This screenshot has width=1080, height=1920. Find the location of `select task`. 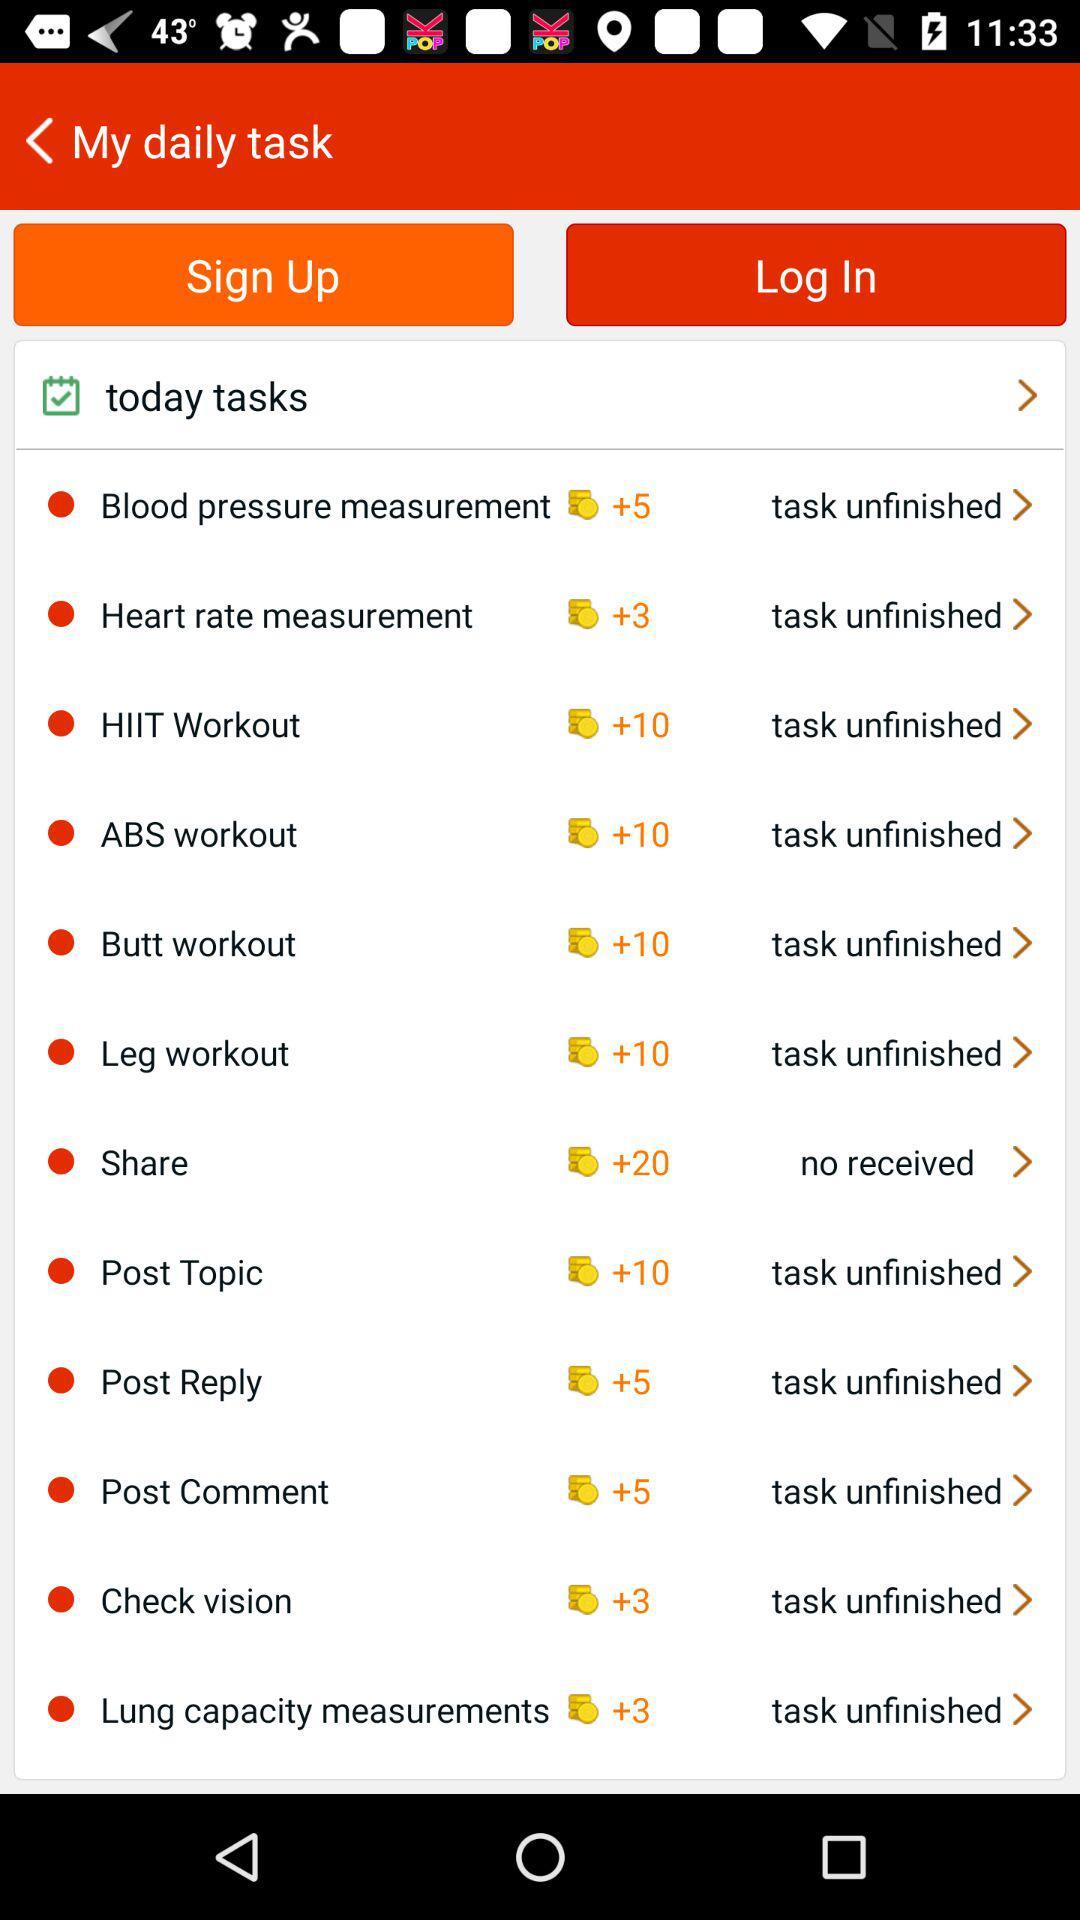

select task is located at coordinates (60, 1161).